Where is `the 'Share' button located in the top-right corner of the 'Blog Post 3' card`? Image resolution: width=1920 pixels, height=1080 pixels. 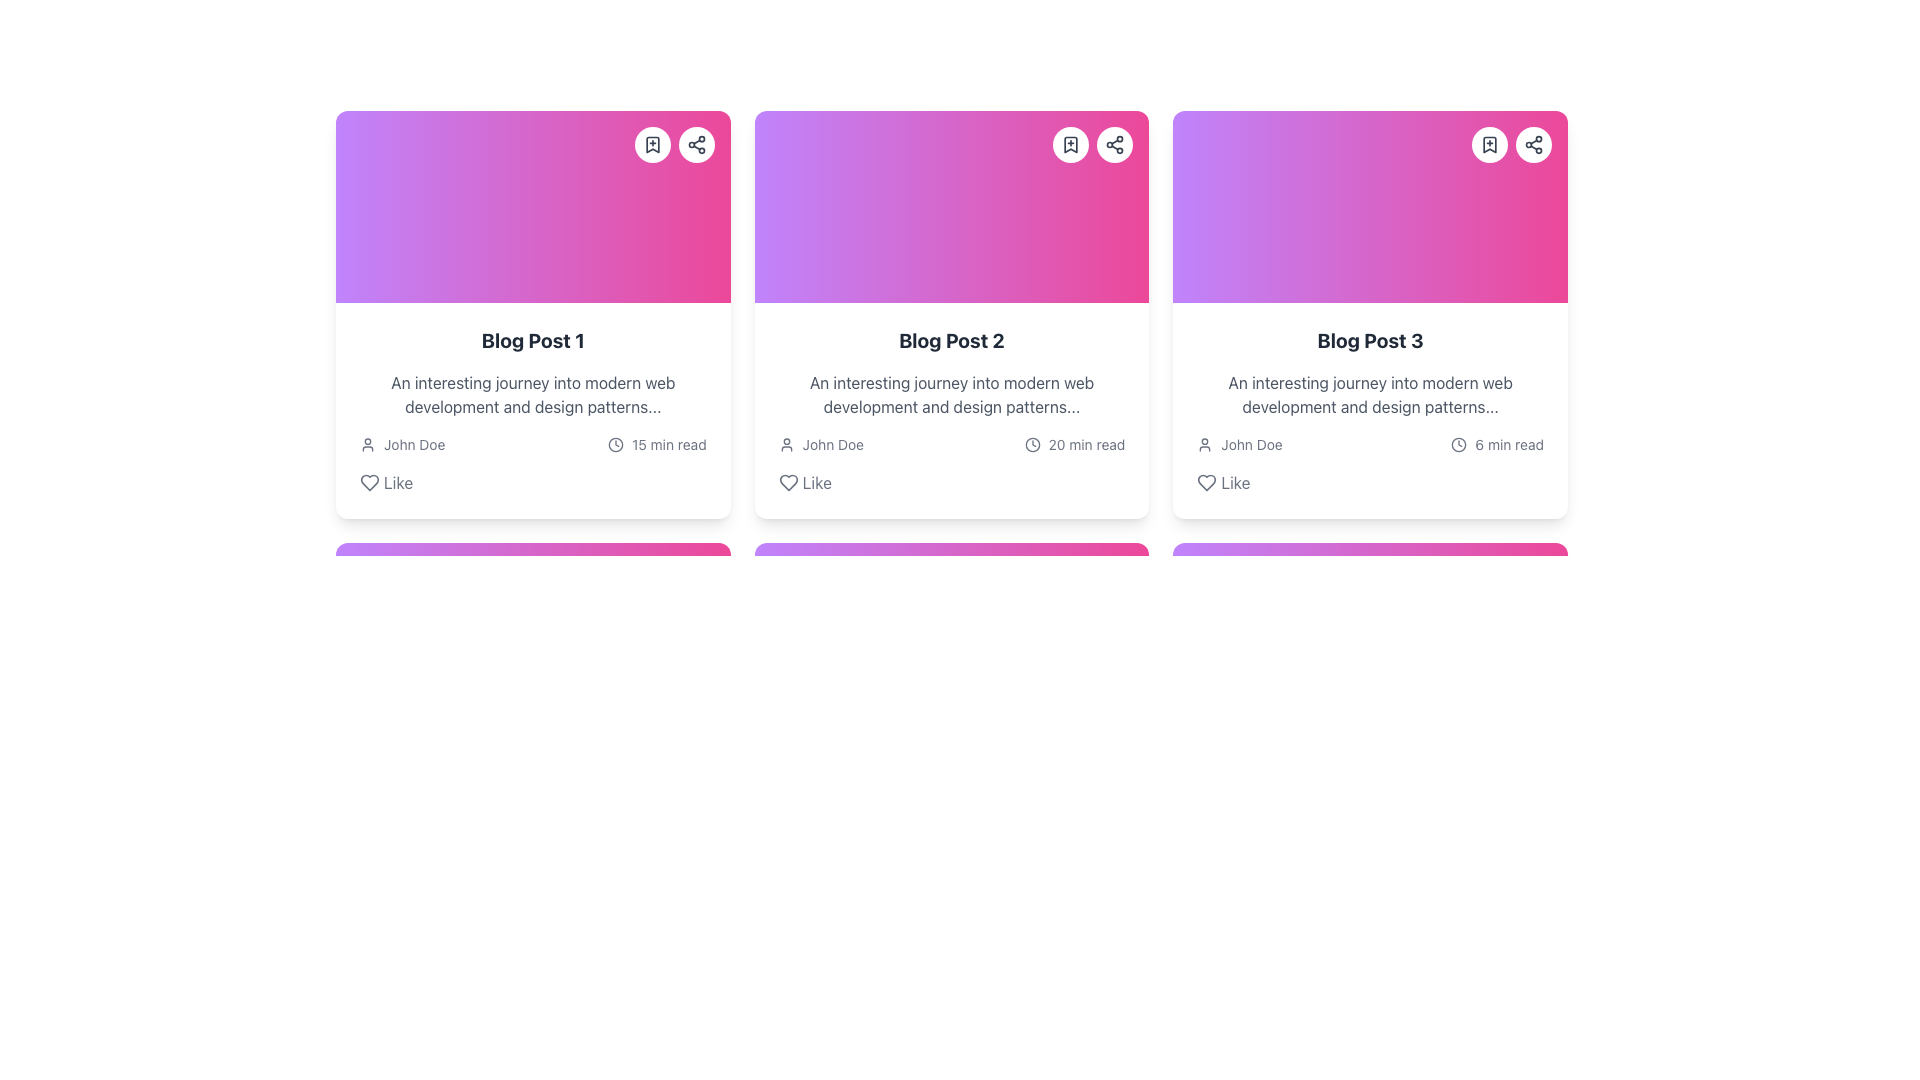
the 'Share' button located in the top-right corner of the 'Blog Post 3' card is located at coordinates (1532, 144).